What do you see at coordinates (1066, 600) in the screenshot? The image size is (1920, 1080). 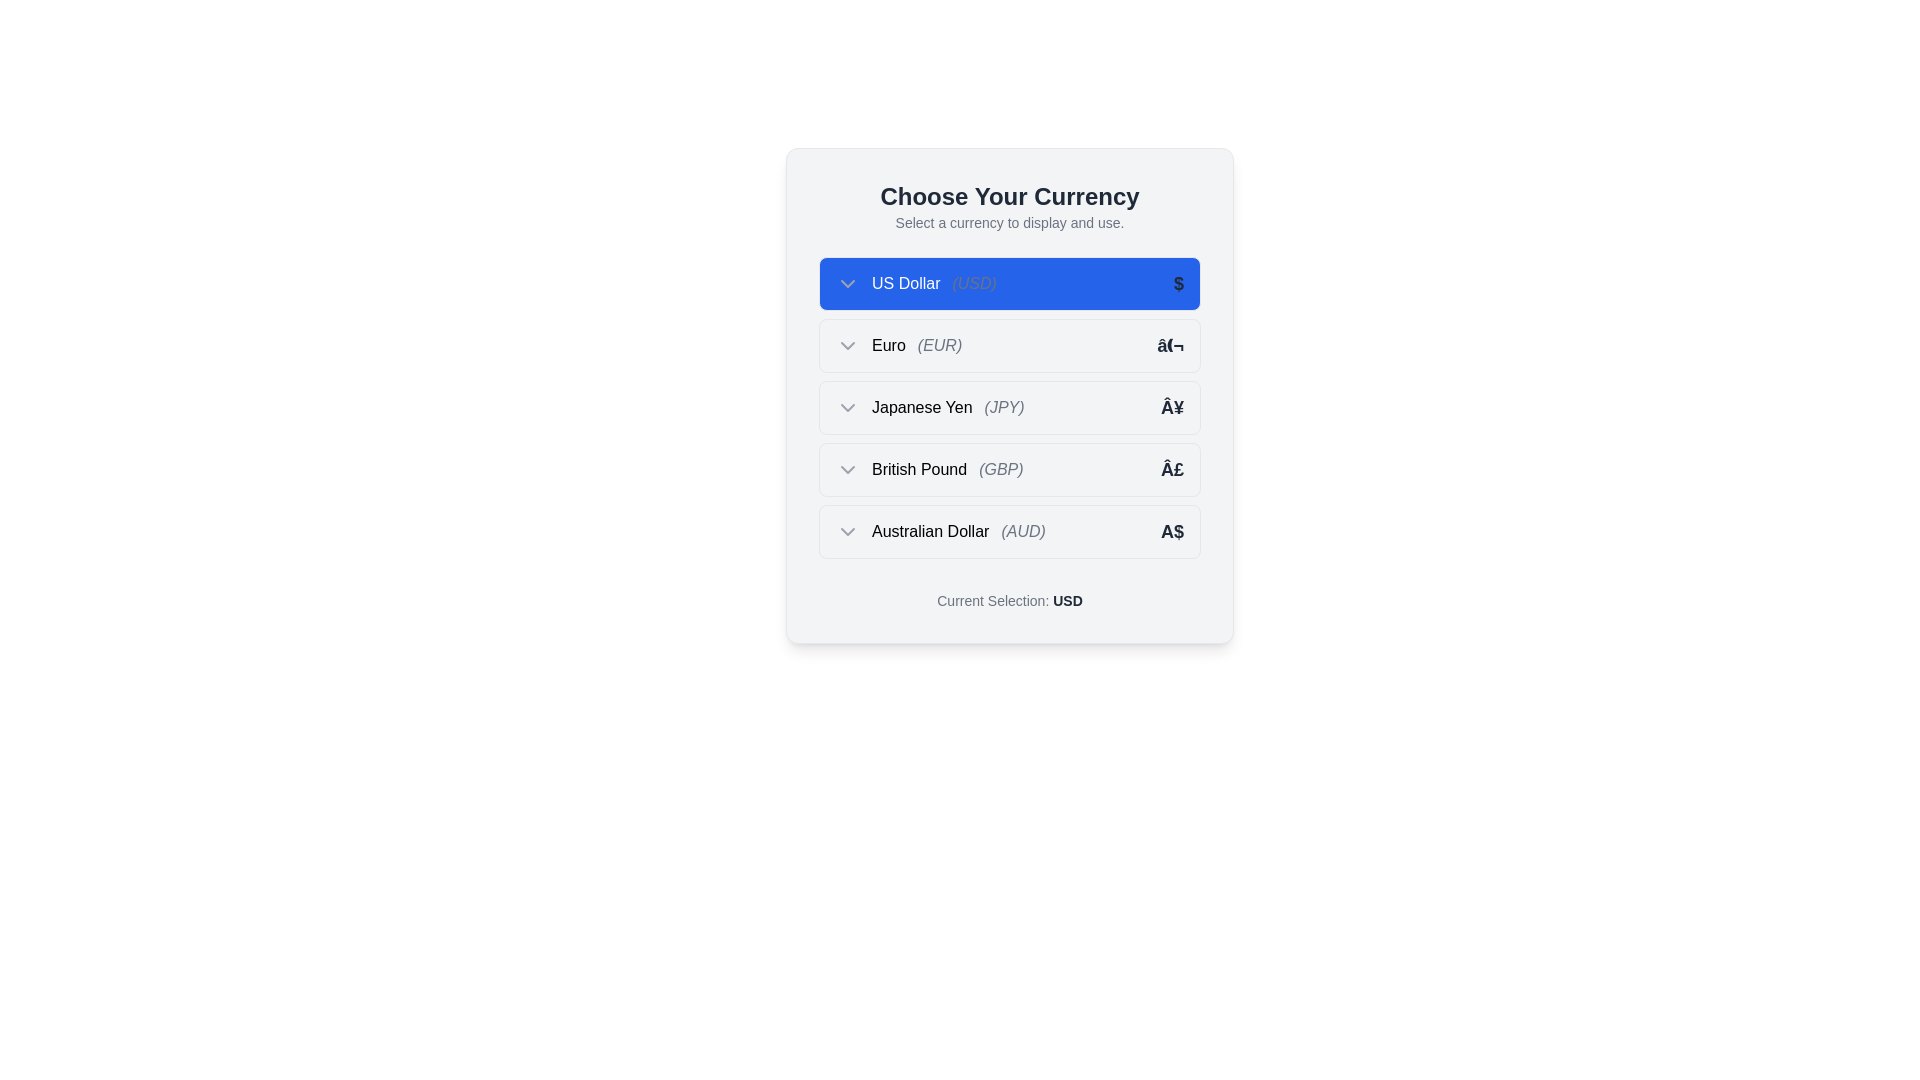 I see `the bold text displaying 'USD' which is styled in dark gray color and is prominently positioned at the end of the phrase 'Current Selection: USD' within the interface` at bounding box center [1066, 600].